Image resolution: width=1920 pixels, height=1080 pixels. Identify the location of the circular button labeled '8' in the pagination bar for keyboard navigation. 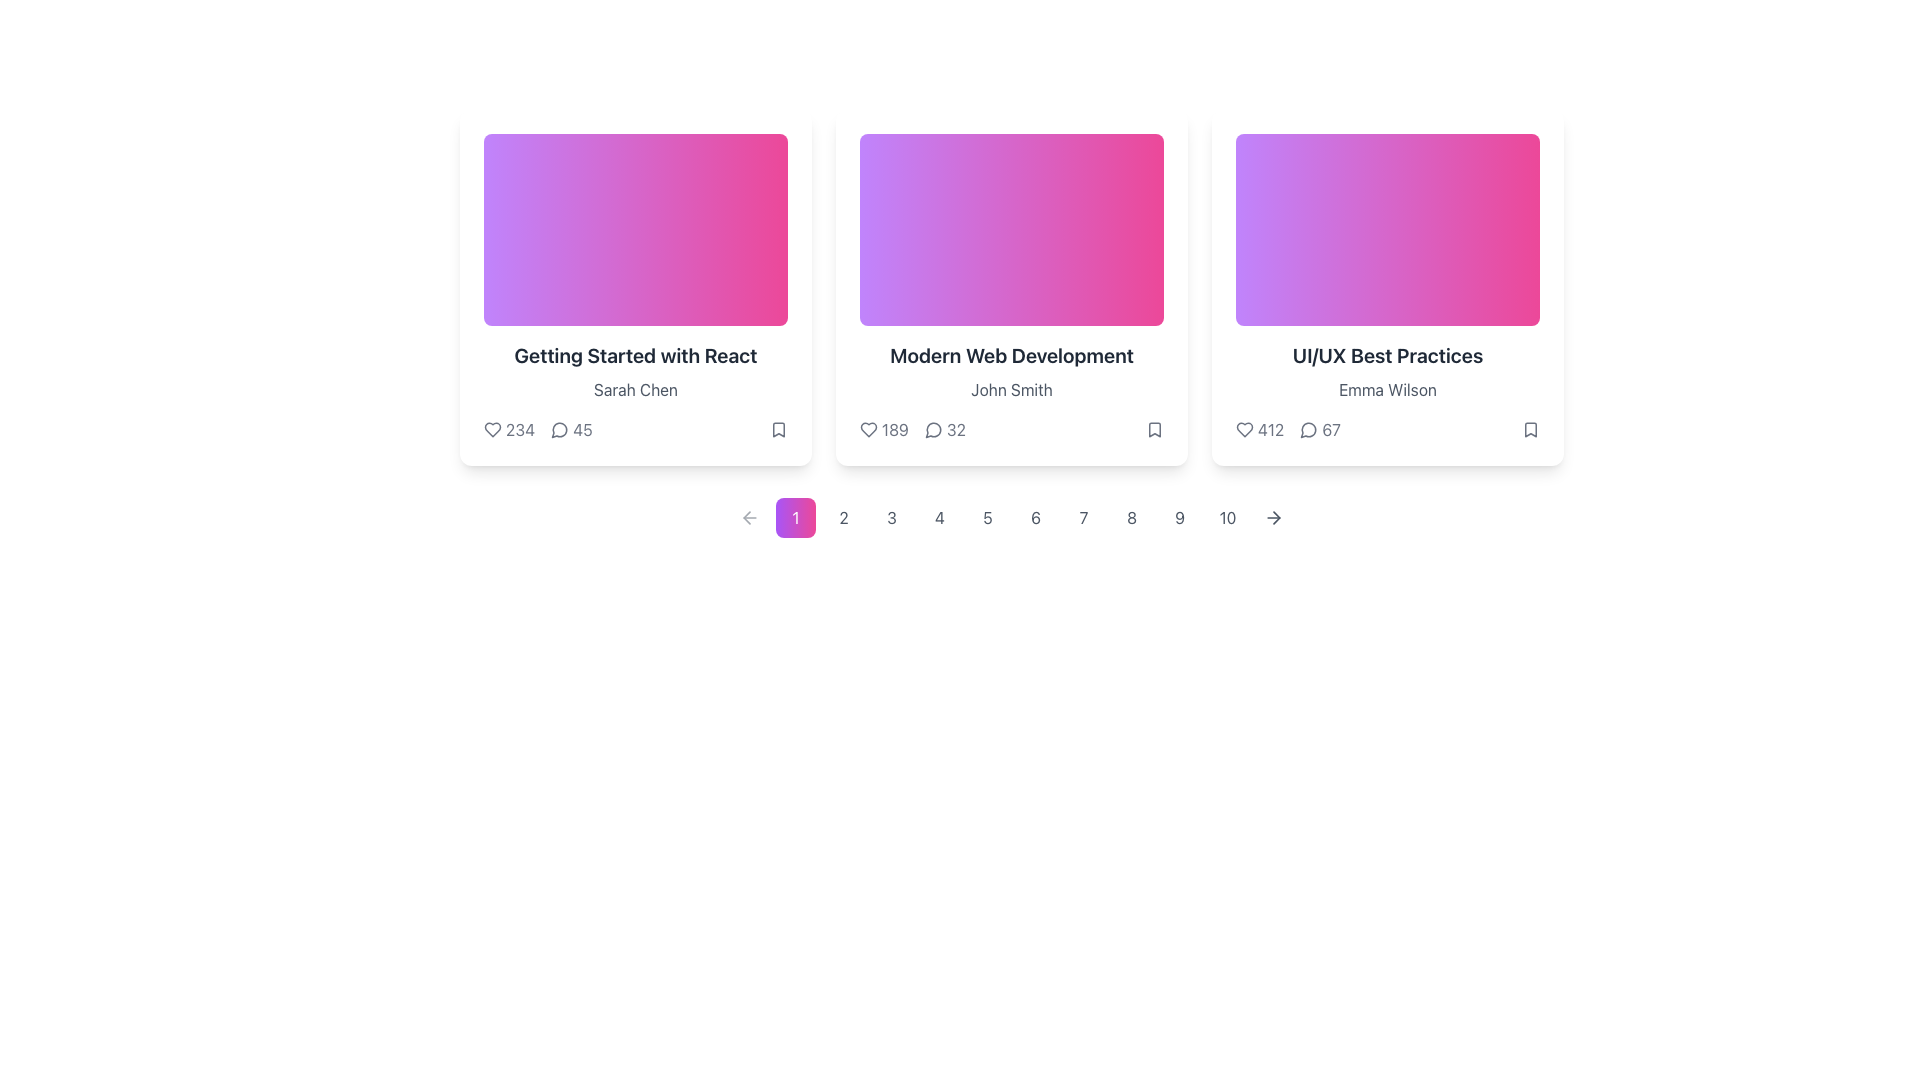
(1132, 516).